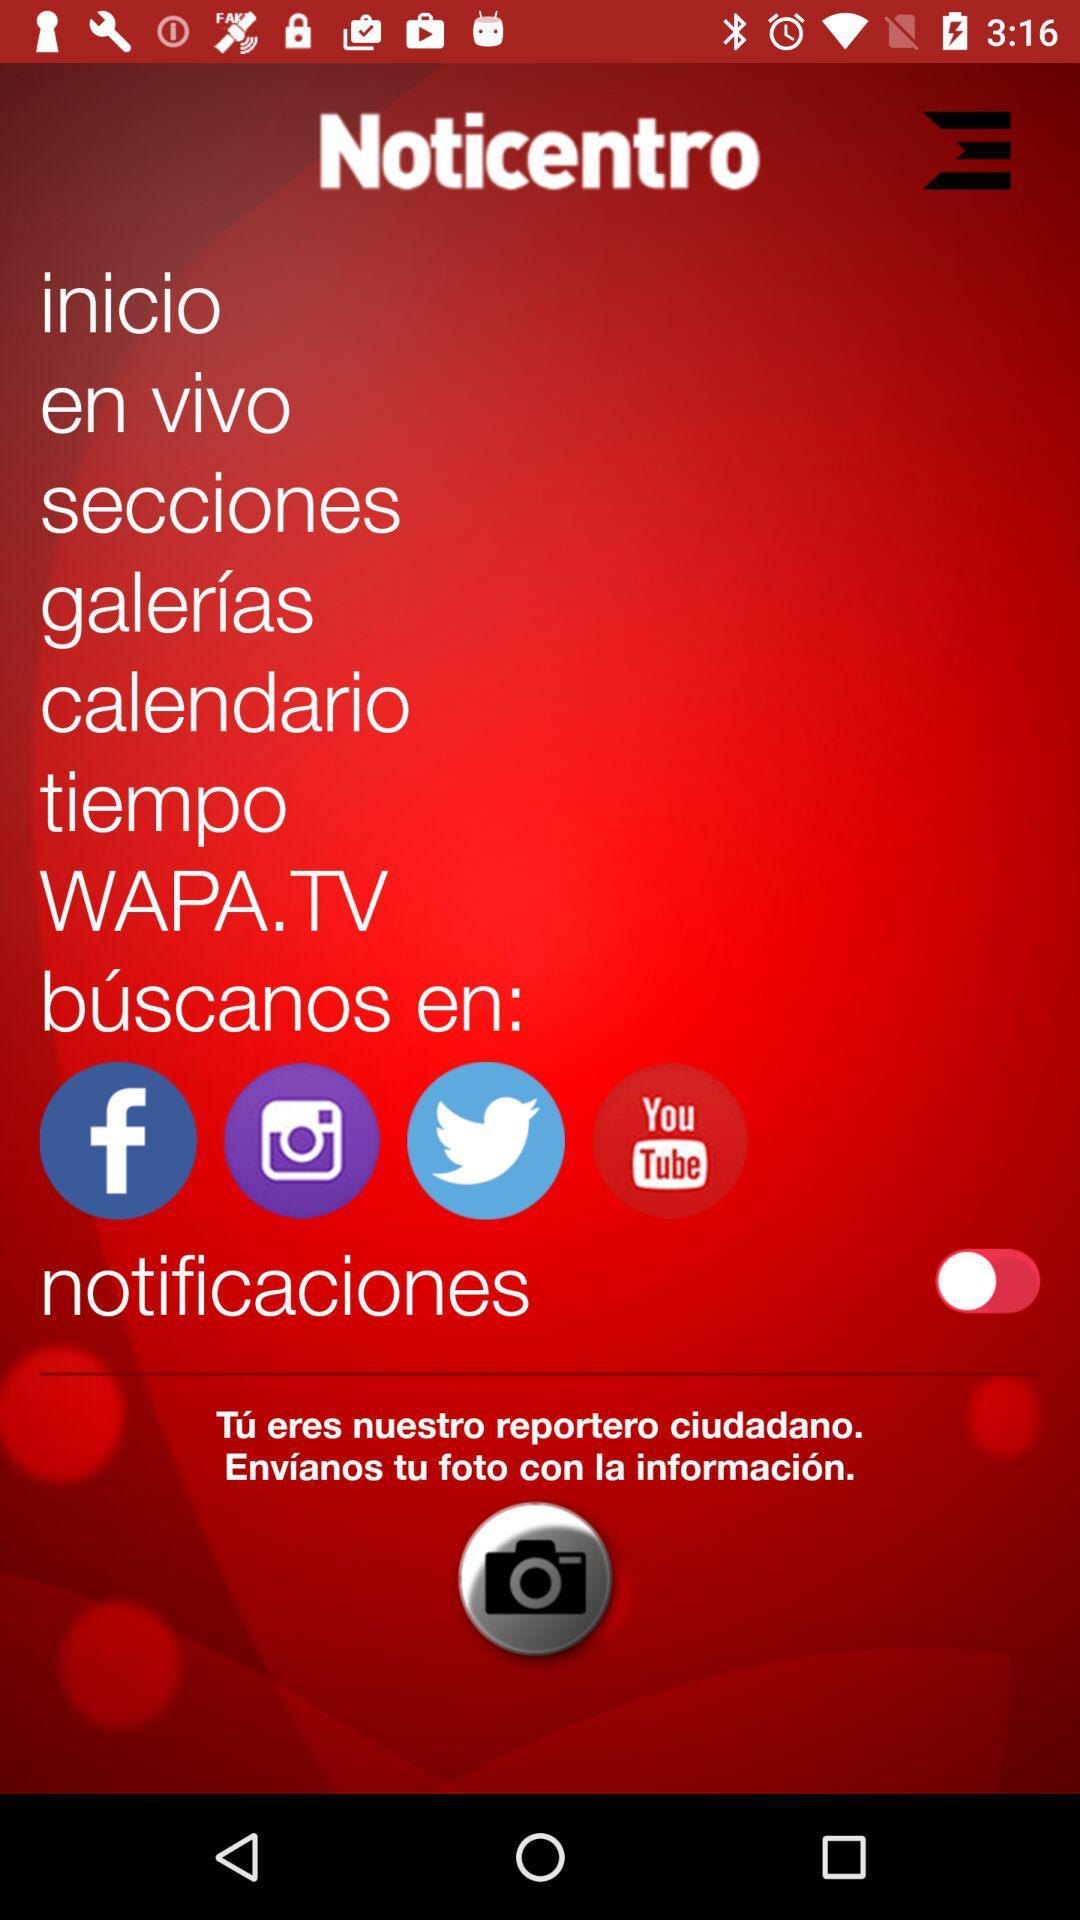  Describe the element at coordinates (118, 1140) in the screenshot. I see `share to facebook` at that location.